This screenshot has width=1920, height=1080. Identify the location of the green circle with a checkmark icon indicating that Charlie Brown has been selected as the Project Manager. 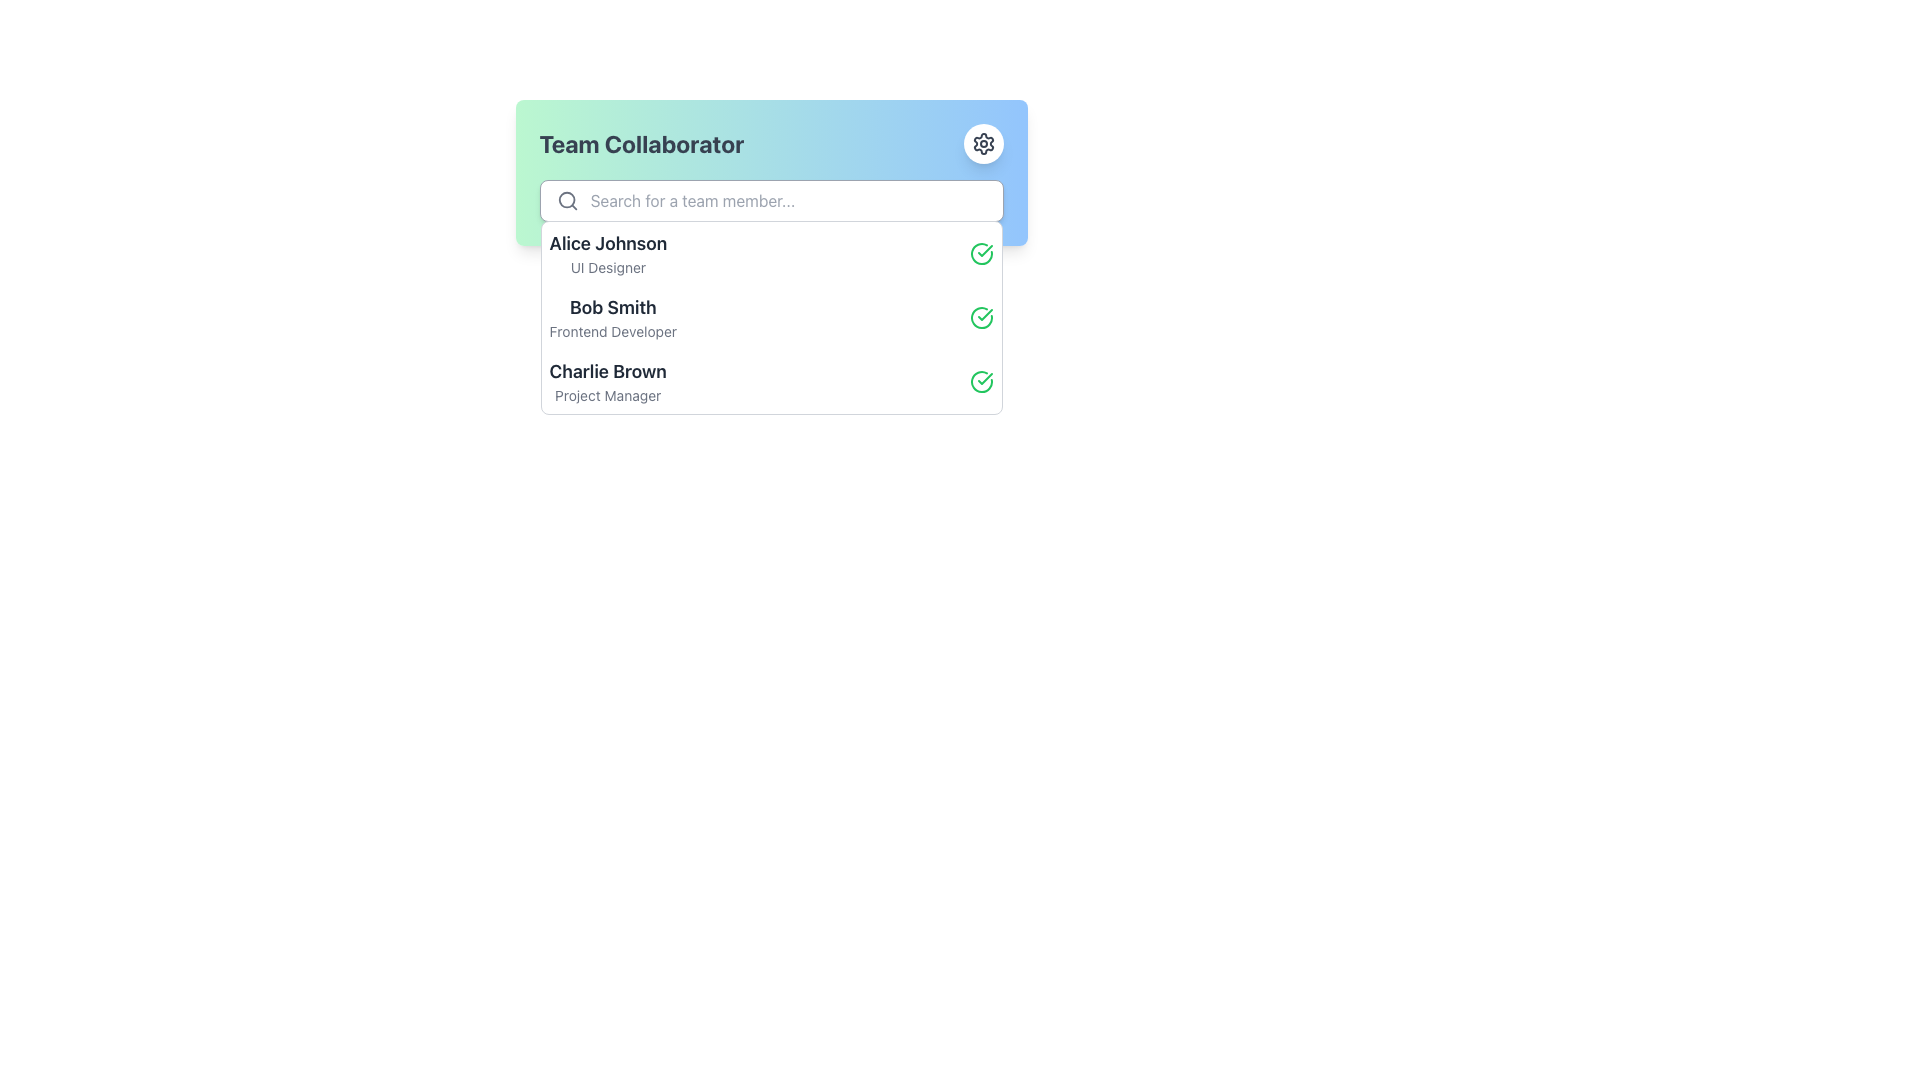
(981, 381).